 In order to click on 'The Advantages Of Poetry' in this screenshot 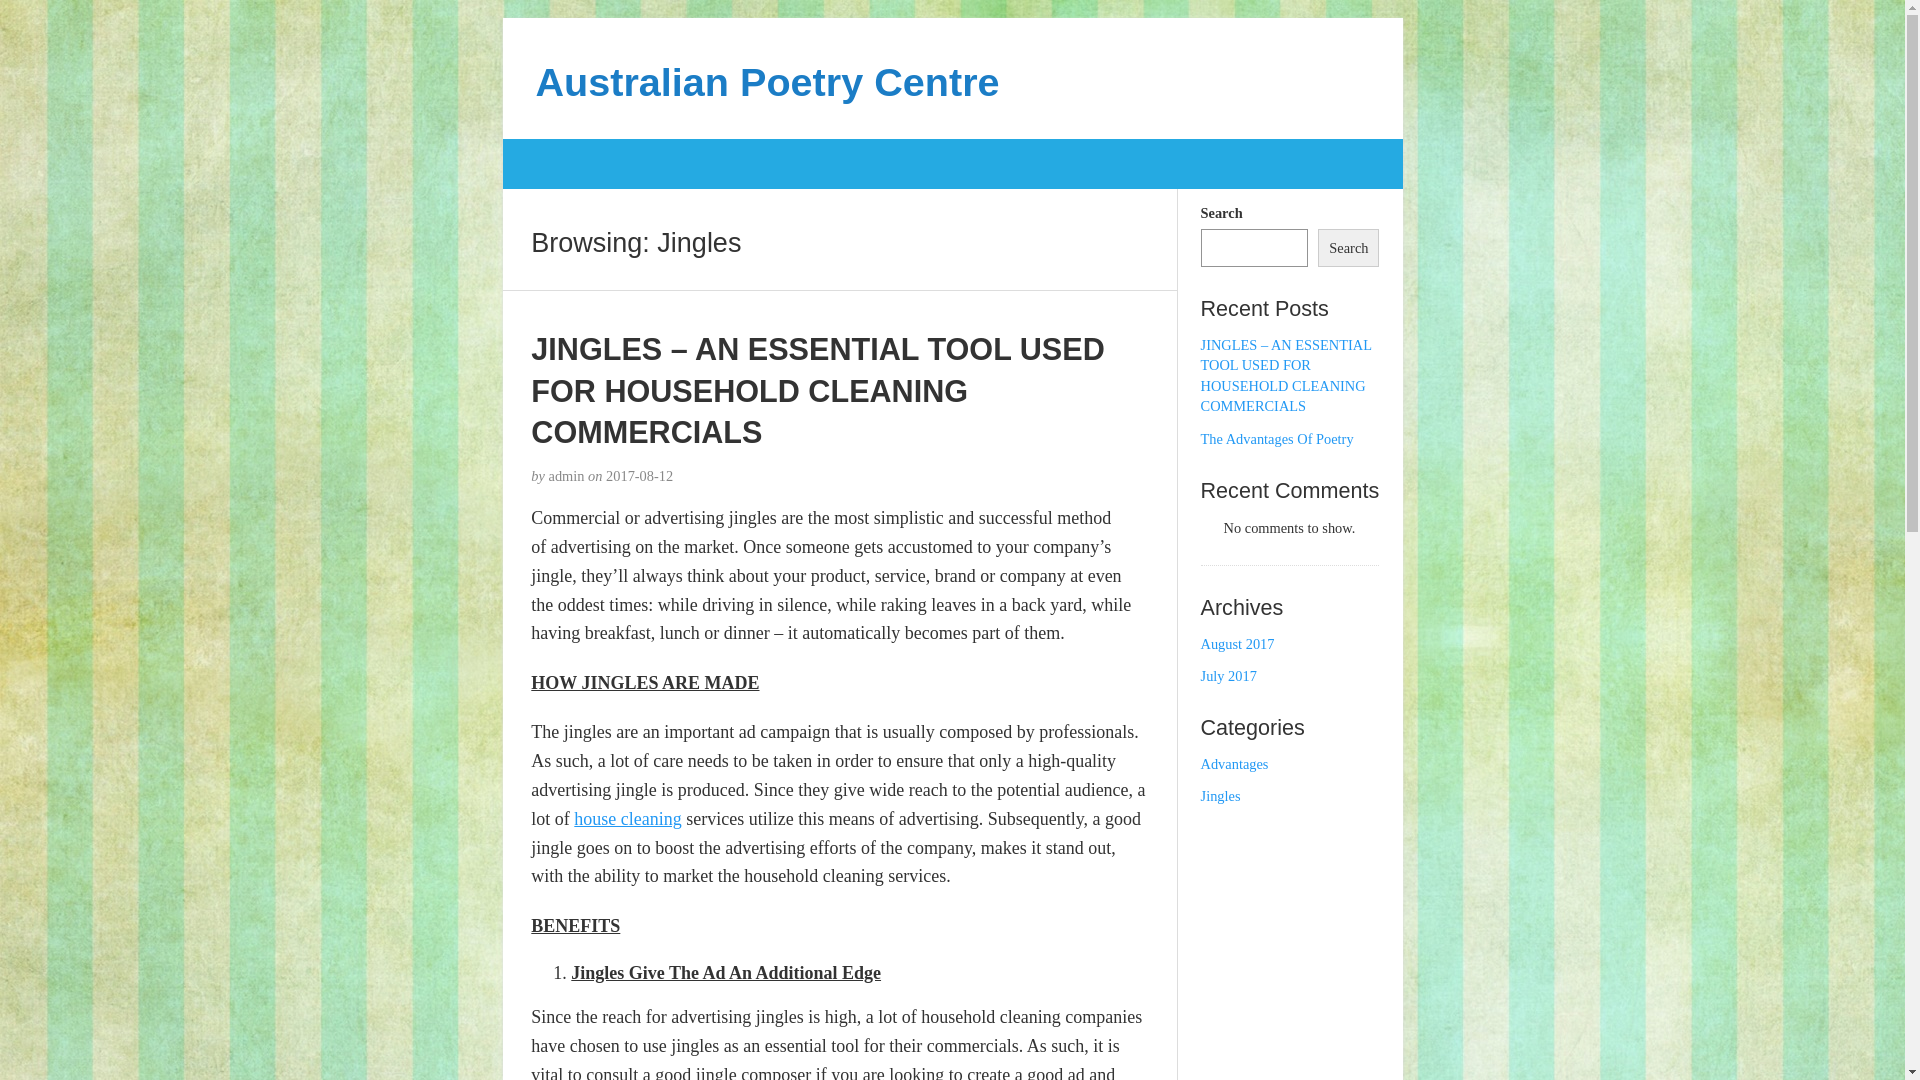, I will do `click(1200, 438)`.